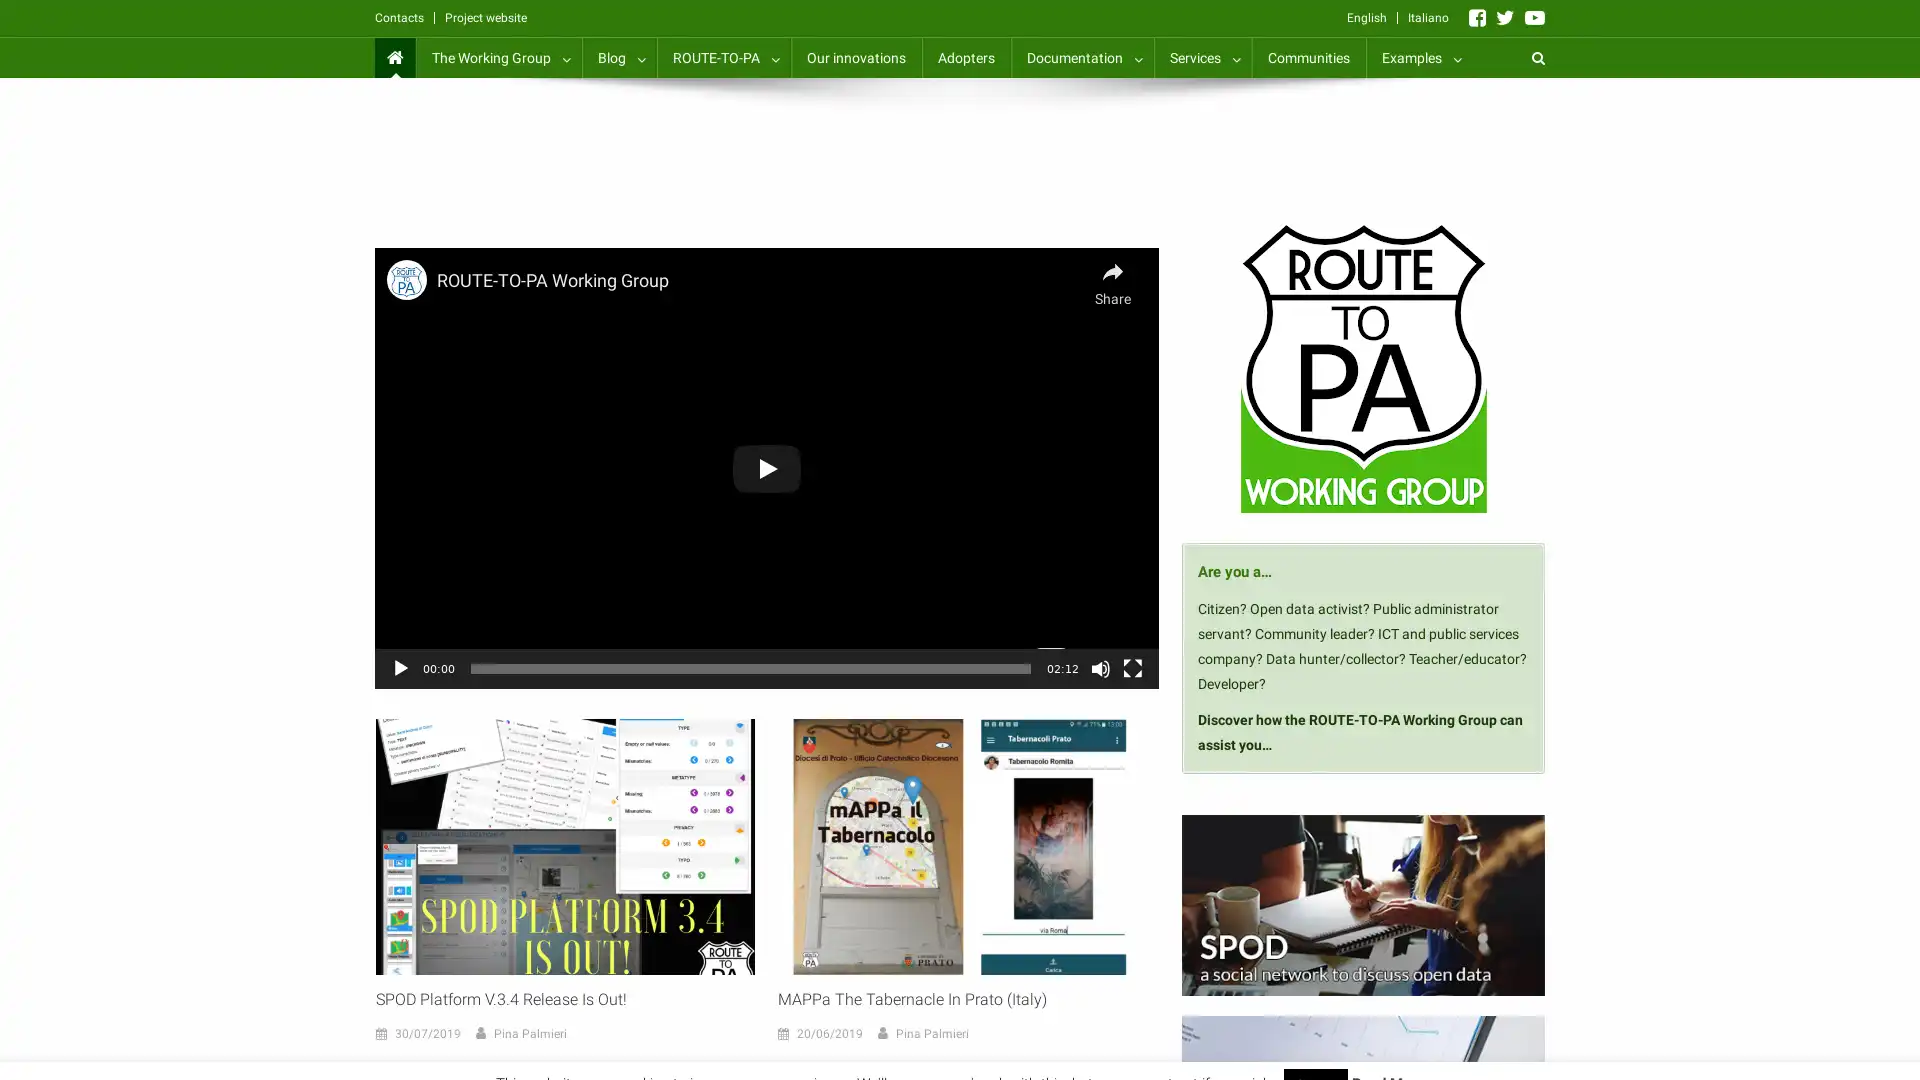 The width and height of the screenshot is (1920, 1080). Describe the element at coordinates (400, 668) in the screenshot. I see `Play` at that location.